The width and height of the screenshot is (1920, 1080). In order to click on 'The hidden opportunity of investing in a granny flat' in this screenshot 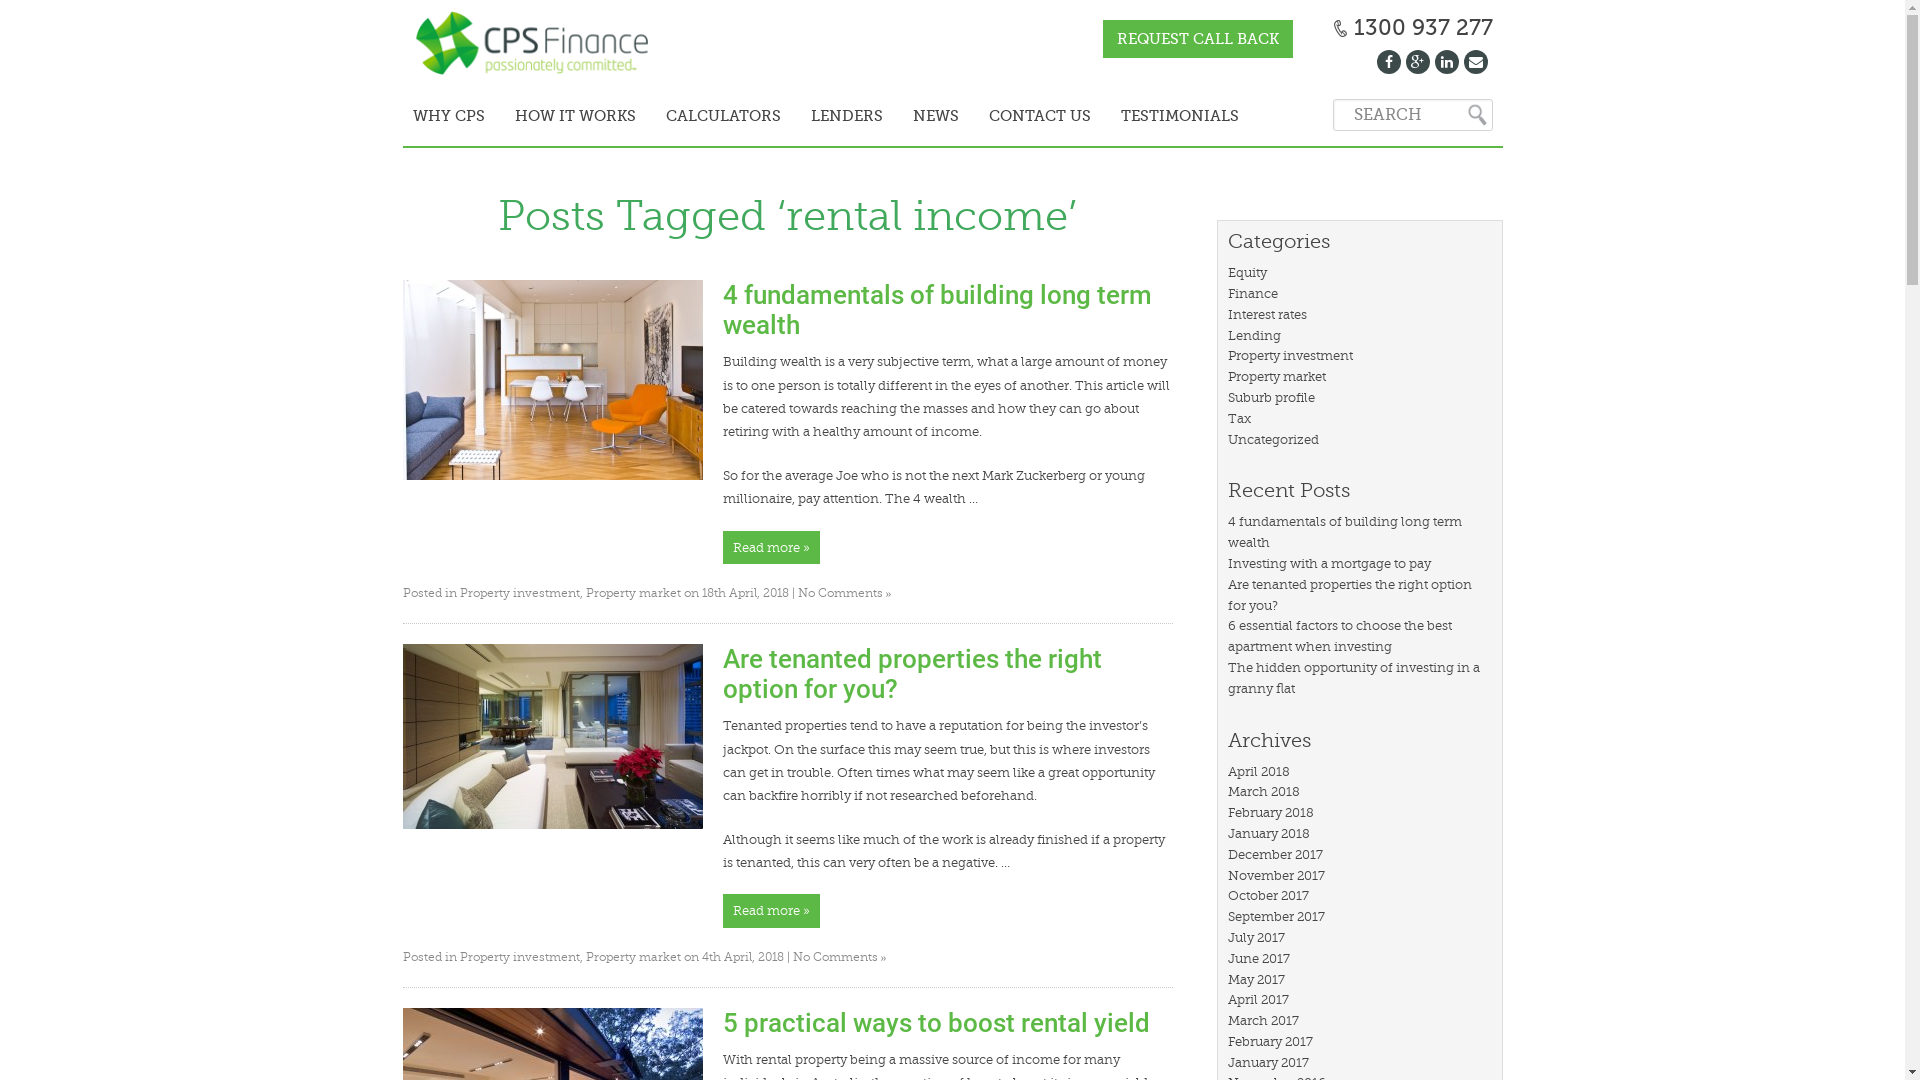, I will do `click(1227, 677)`.